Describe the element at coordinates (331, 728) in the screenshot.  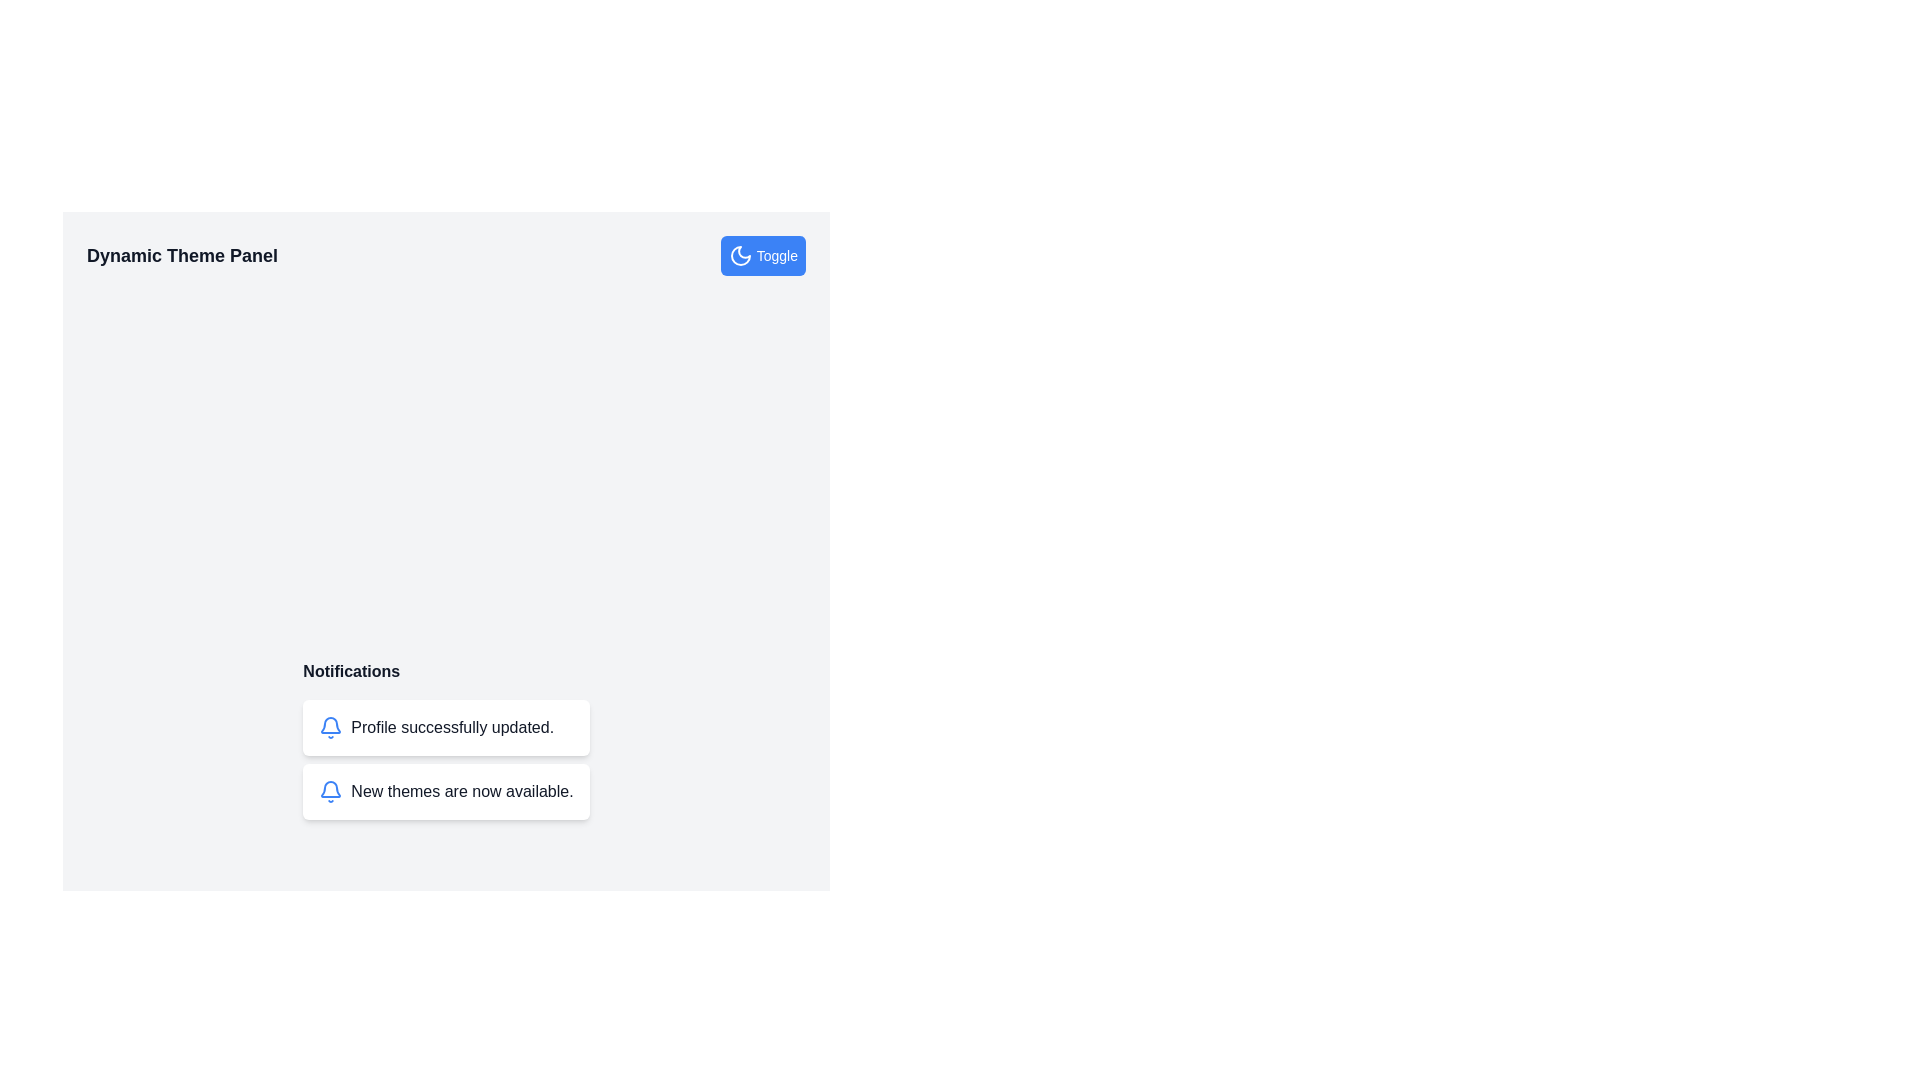
I see `the leftmost icon in the 'Profile successfully updated.' notification card, which serves as a visual indicator for alerts or notifications` at that location.